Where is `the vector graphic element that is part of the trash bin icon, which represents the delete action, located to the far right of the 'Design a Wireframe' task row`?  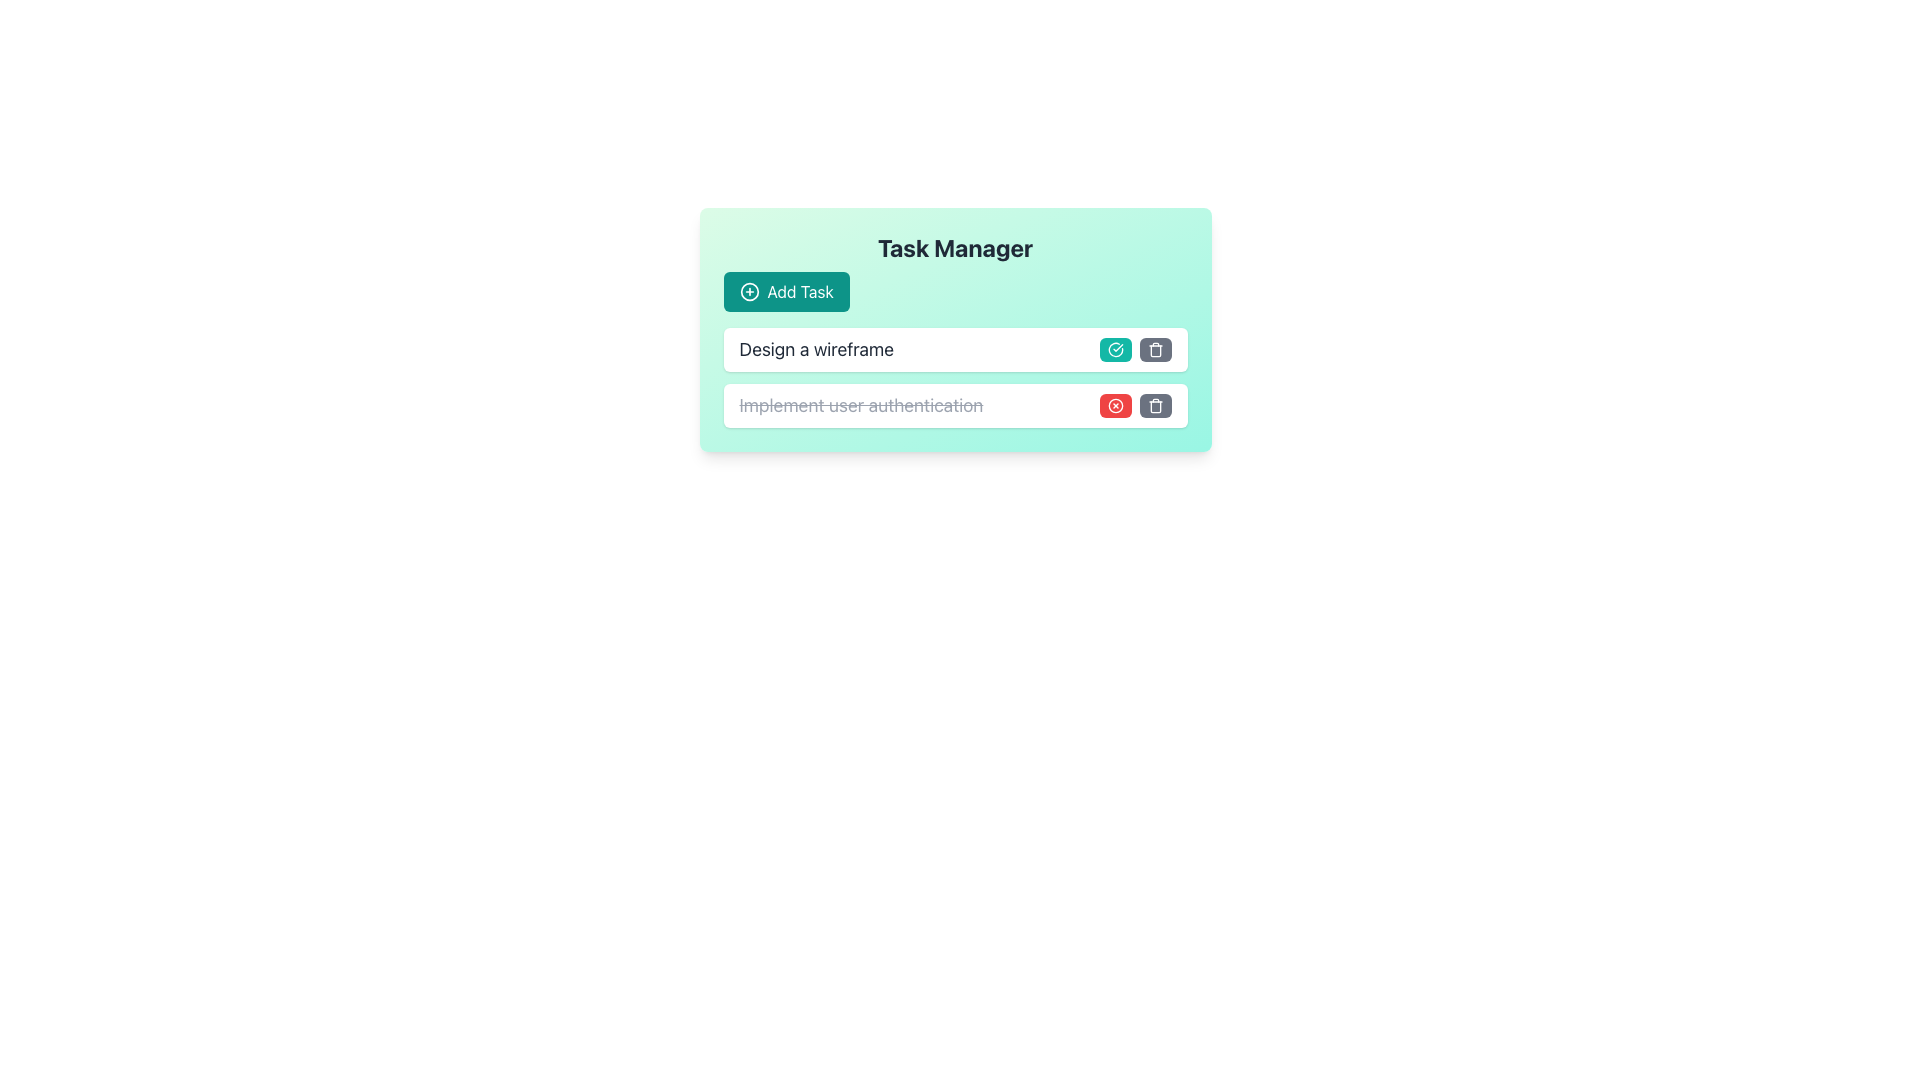
the vector graphic element that is part of the trash bin icon, which represents the delete action, located to the far right of the 'Design a Wireframe' task row is located at coordinates (1155, 350).